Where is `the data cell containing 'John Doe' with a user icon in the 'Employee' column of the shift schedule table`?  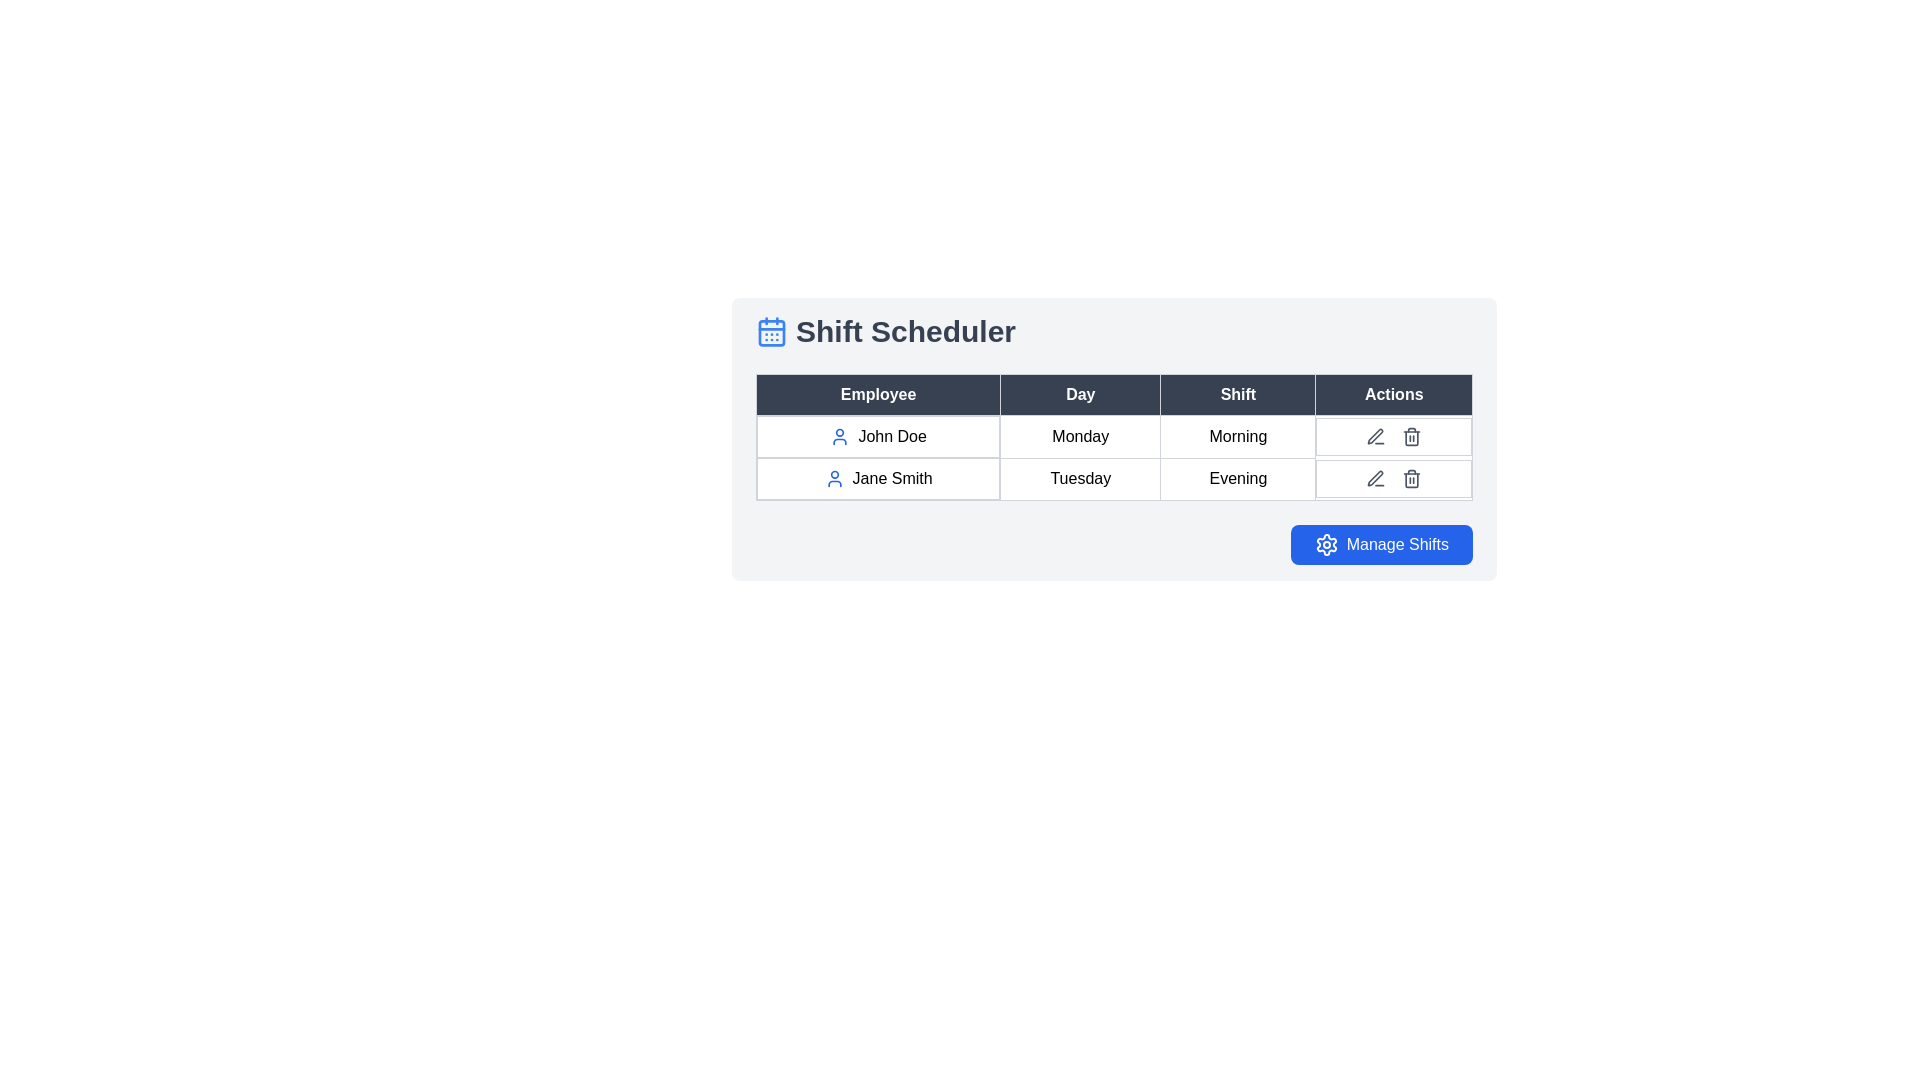
the data cell containing 'John Doe' with a user icon in the 'Employee' column of the shift schedule table is located at coordinates (878, 435).